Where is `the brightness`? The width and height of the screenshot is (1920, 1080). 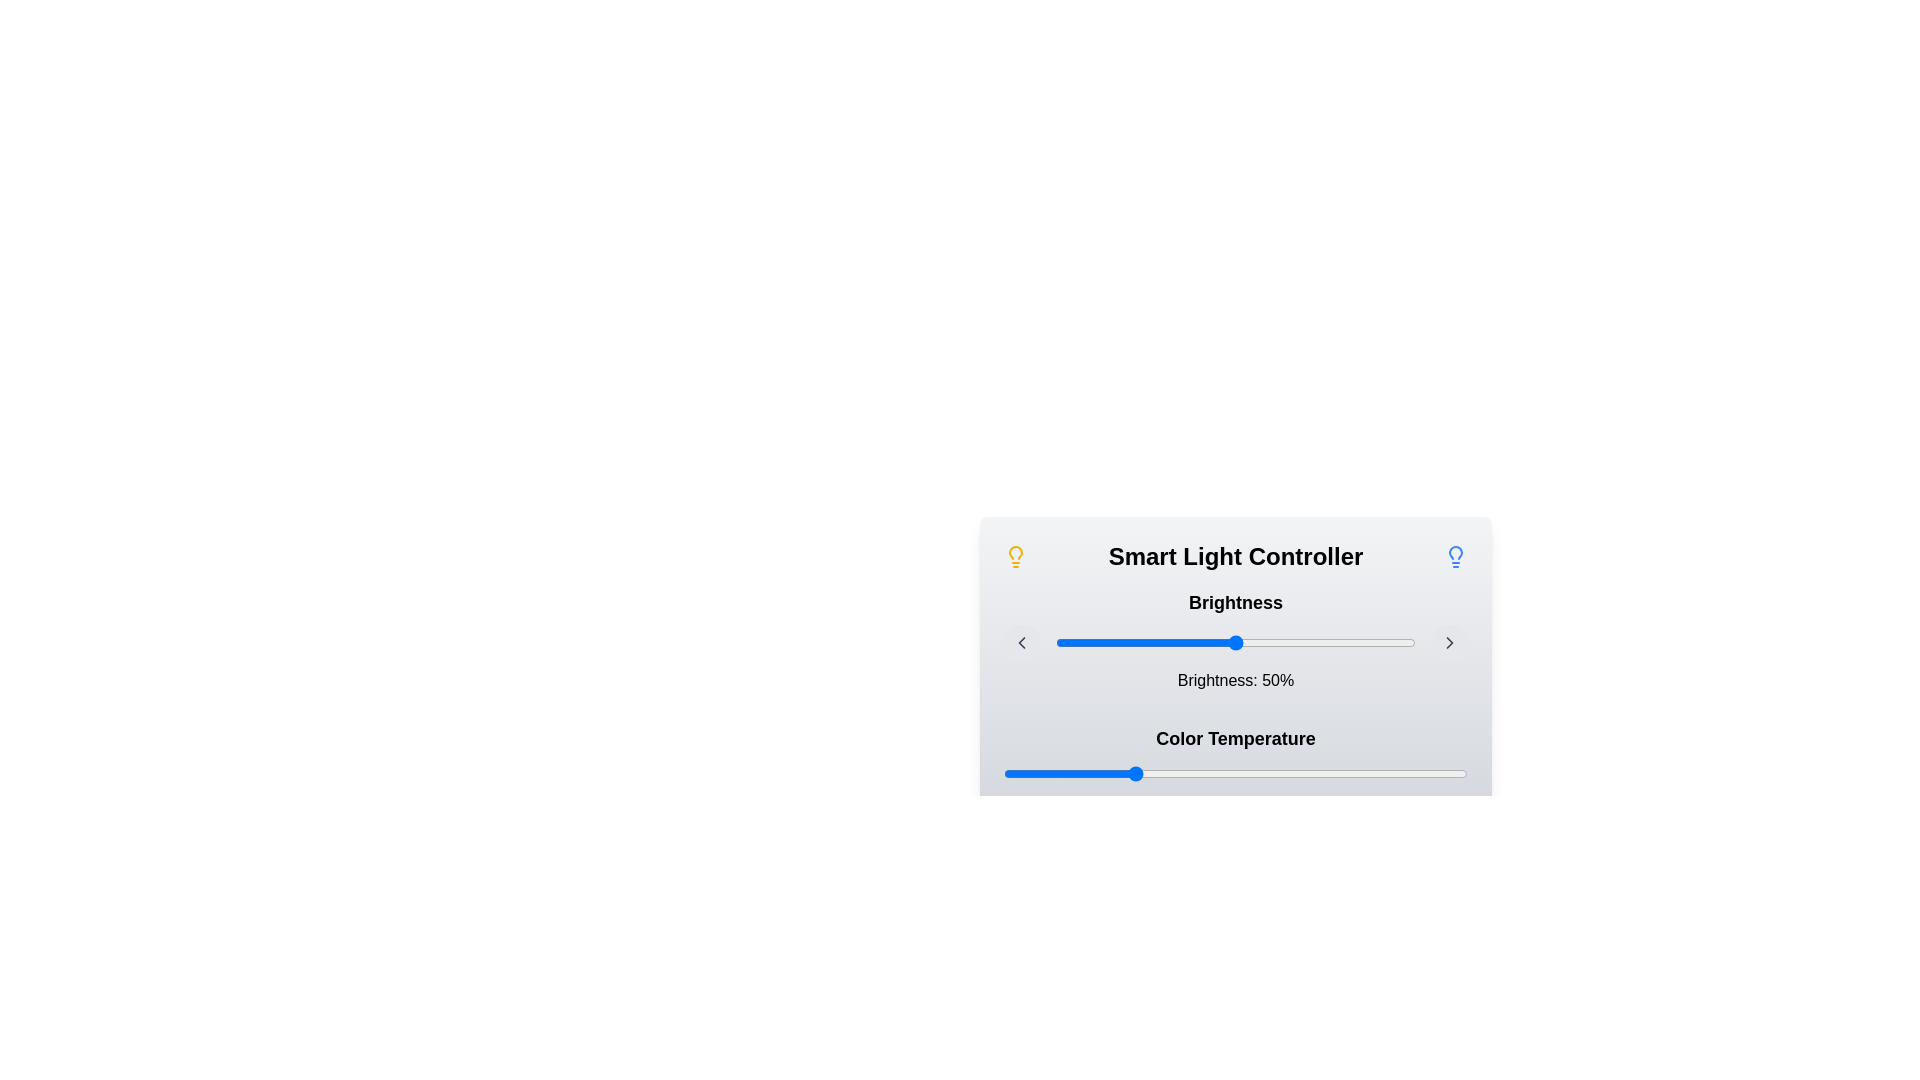
the brightness is located at coordinates (1069, 643).